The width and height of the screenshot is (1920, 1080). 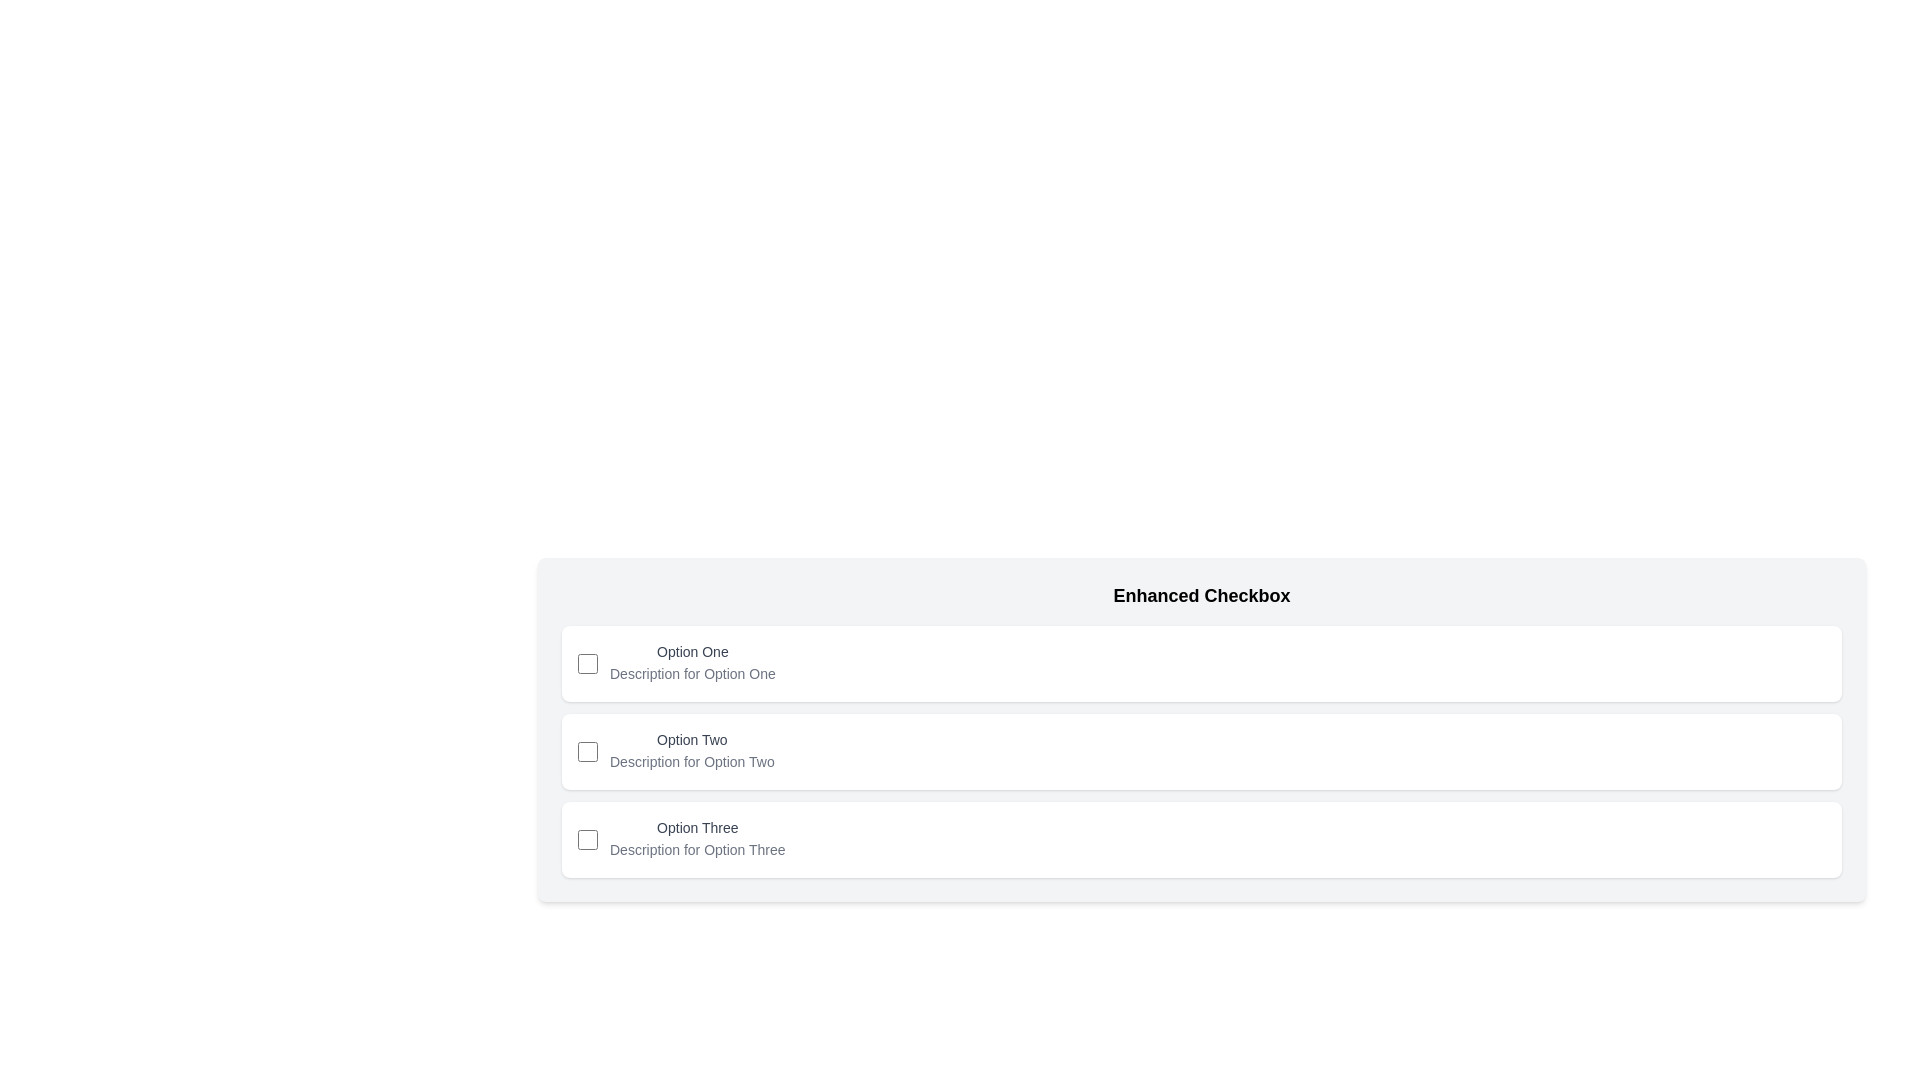 I want to click on the checkbox for 'Option Two', so click(x=587, y=752).